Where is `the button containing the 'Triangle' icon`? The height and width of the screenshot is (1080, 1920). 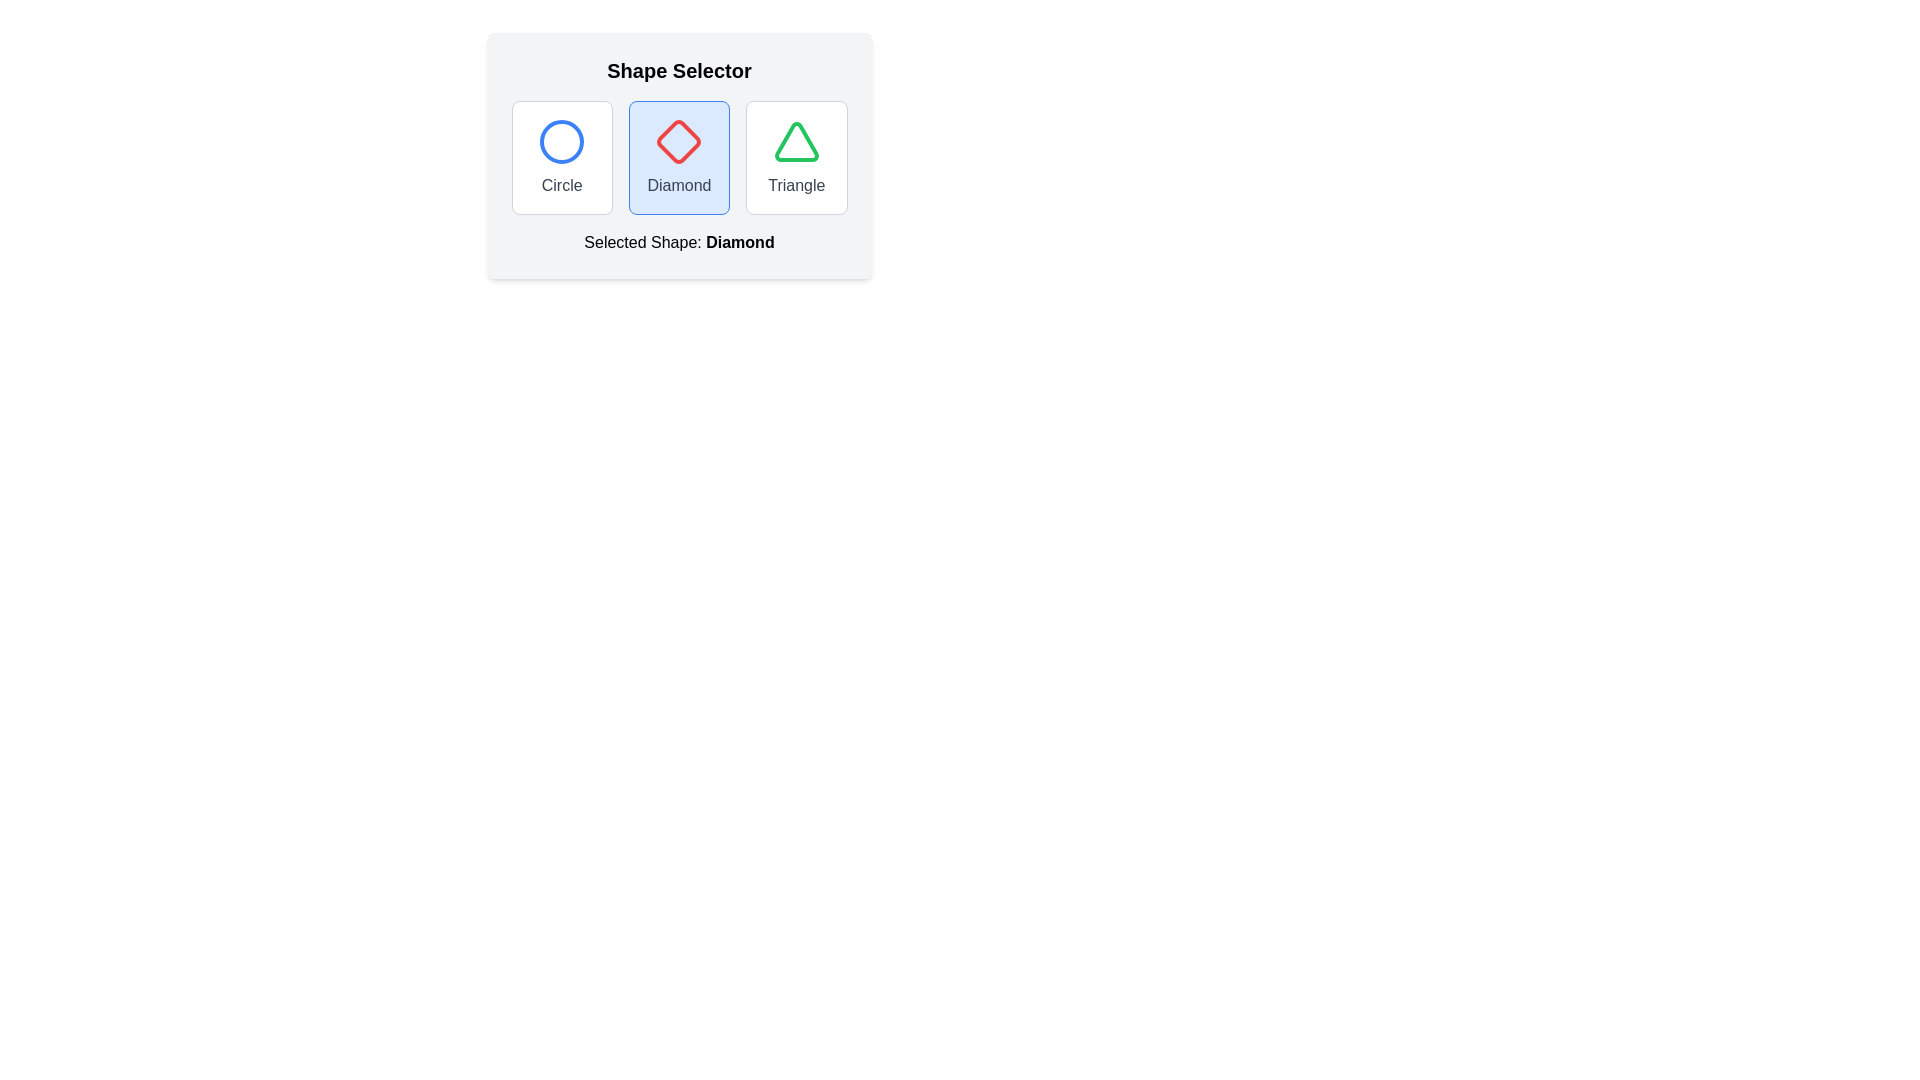
the button containing the 'Triangle' icon is located at coordinates (795, 141).